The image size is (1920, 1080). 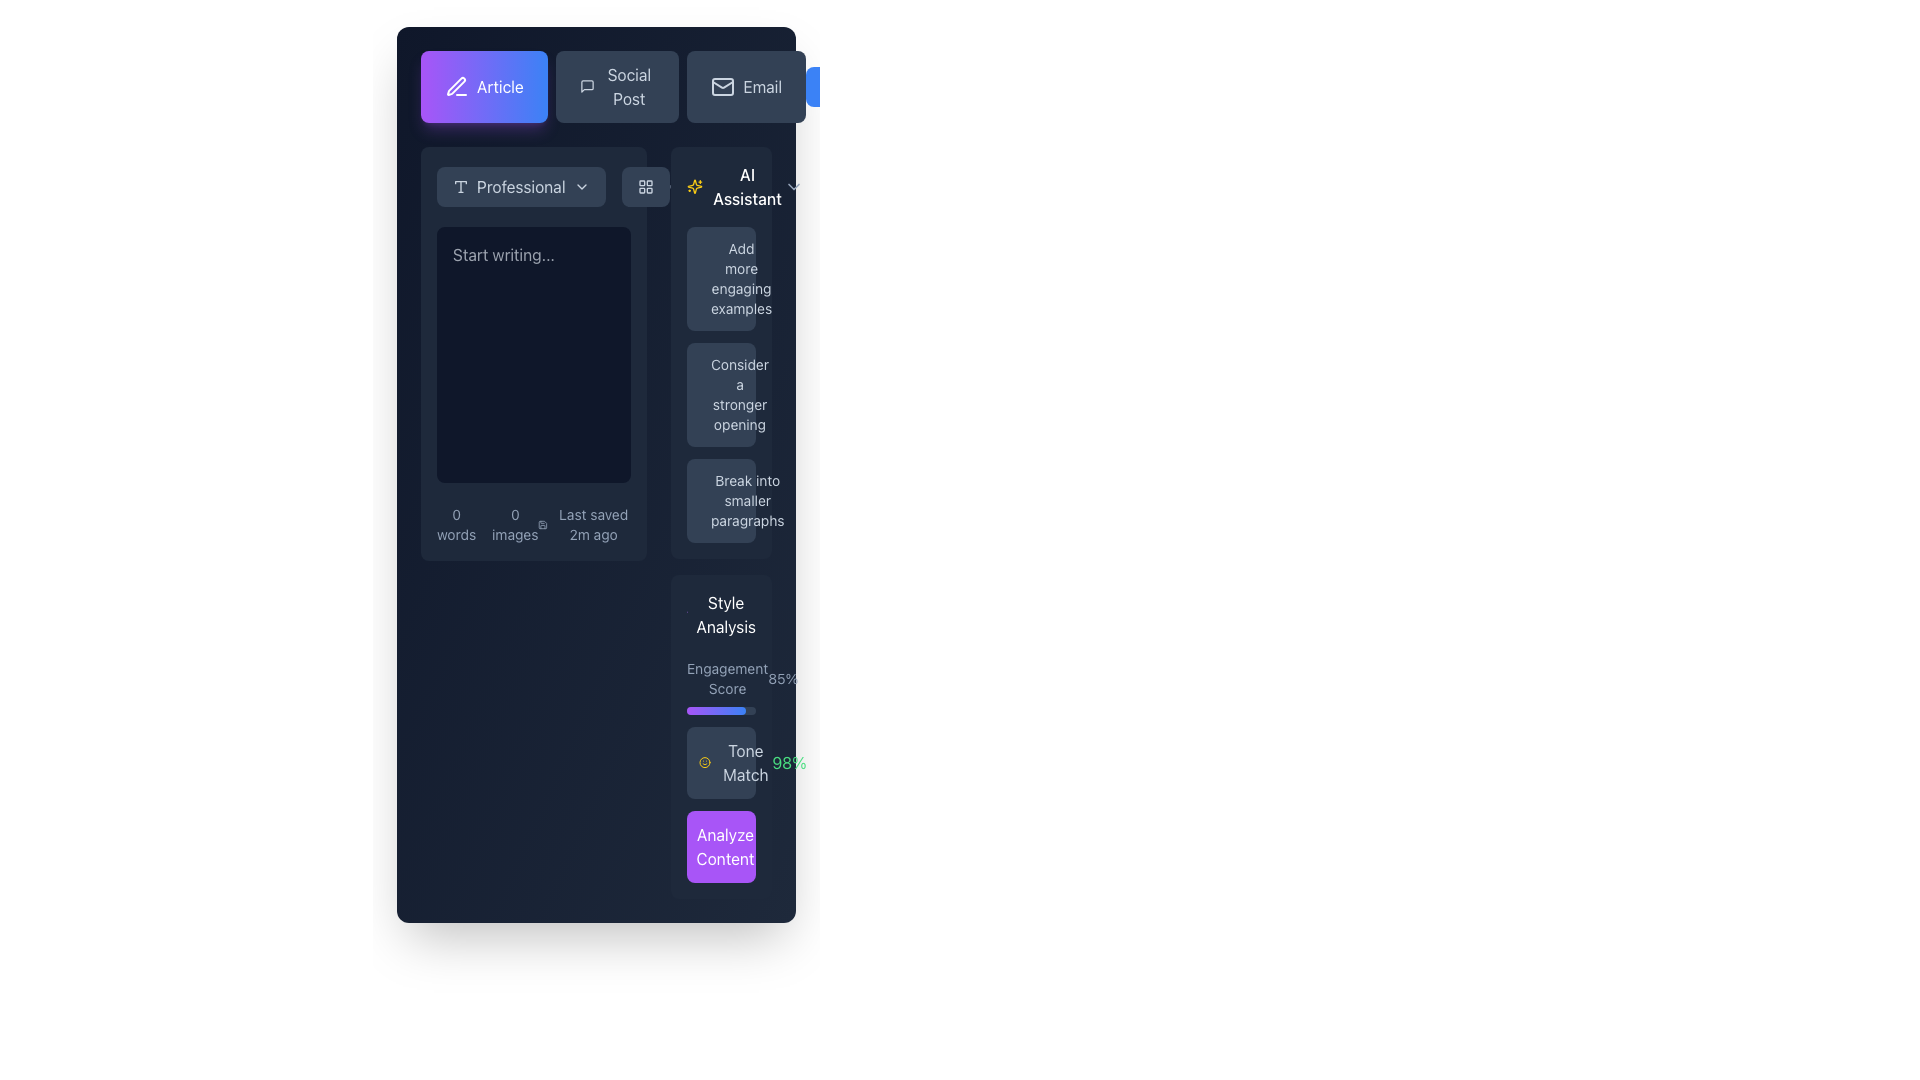 What do you see at coordinates (695, 186) in the screenshot?
I see `the central starburst shape of the decorative SVG icon within the 'AI Assistant' label, which is located in the right-side panel near the top` at bounding box center [695, 186].